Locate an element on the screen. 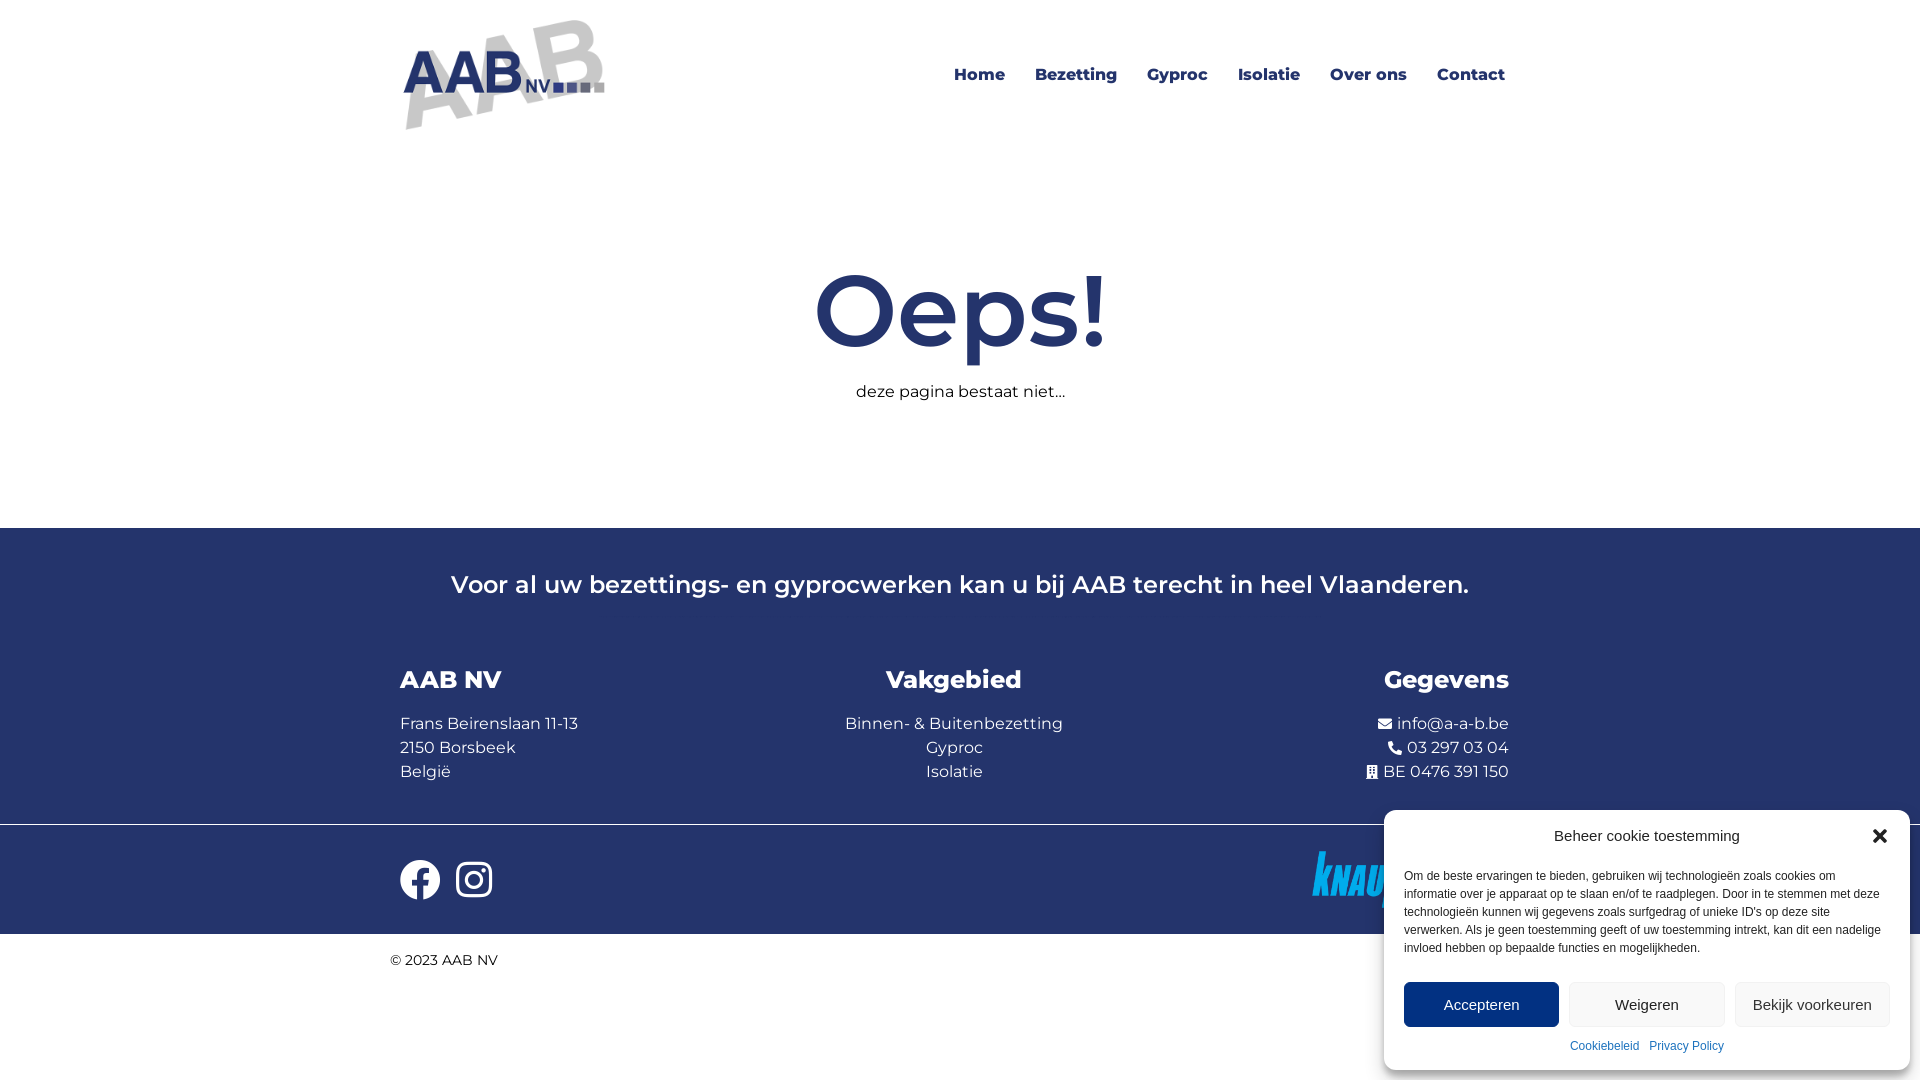 The image size is (1920, 1080). 'Gyproc' is located at coordinates (953, 747).